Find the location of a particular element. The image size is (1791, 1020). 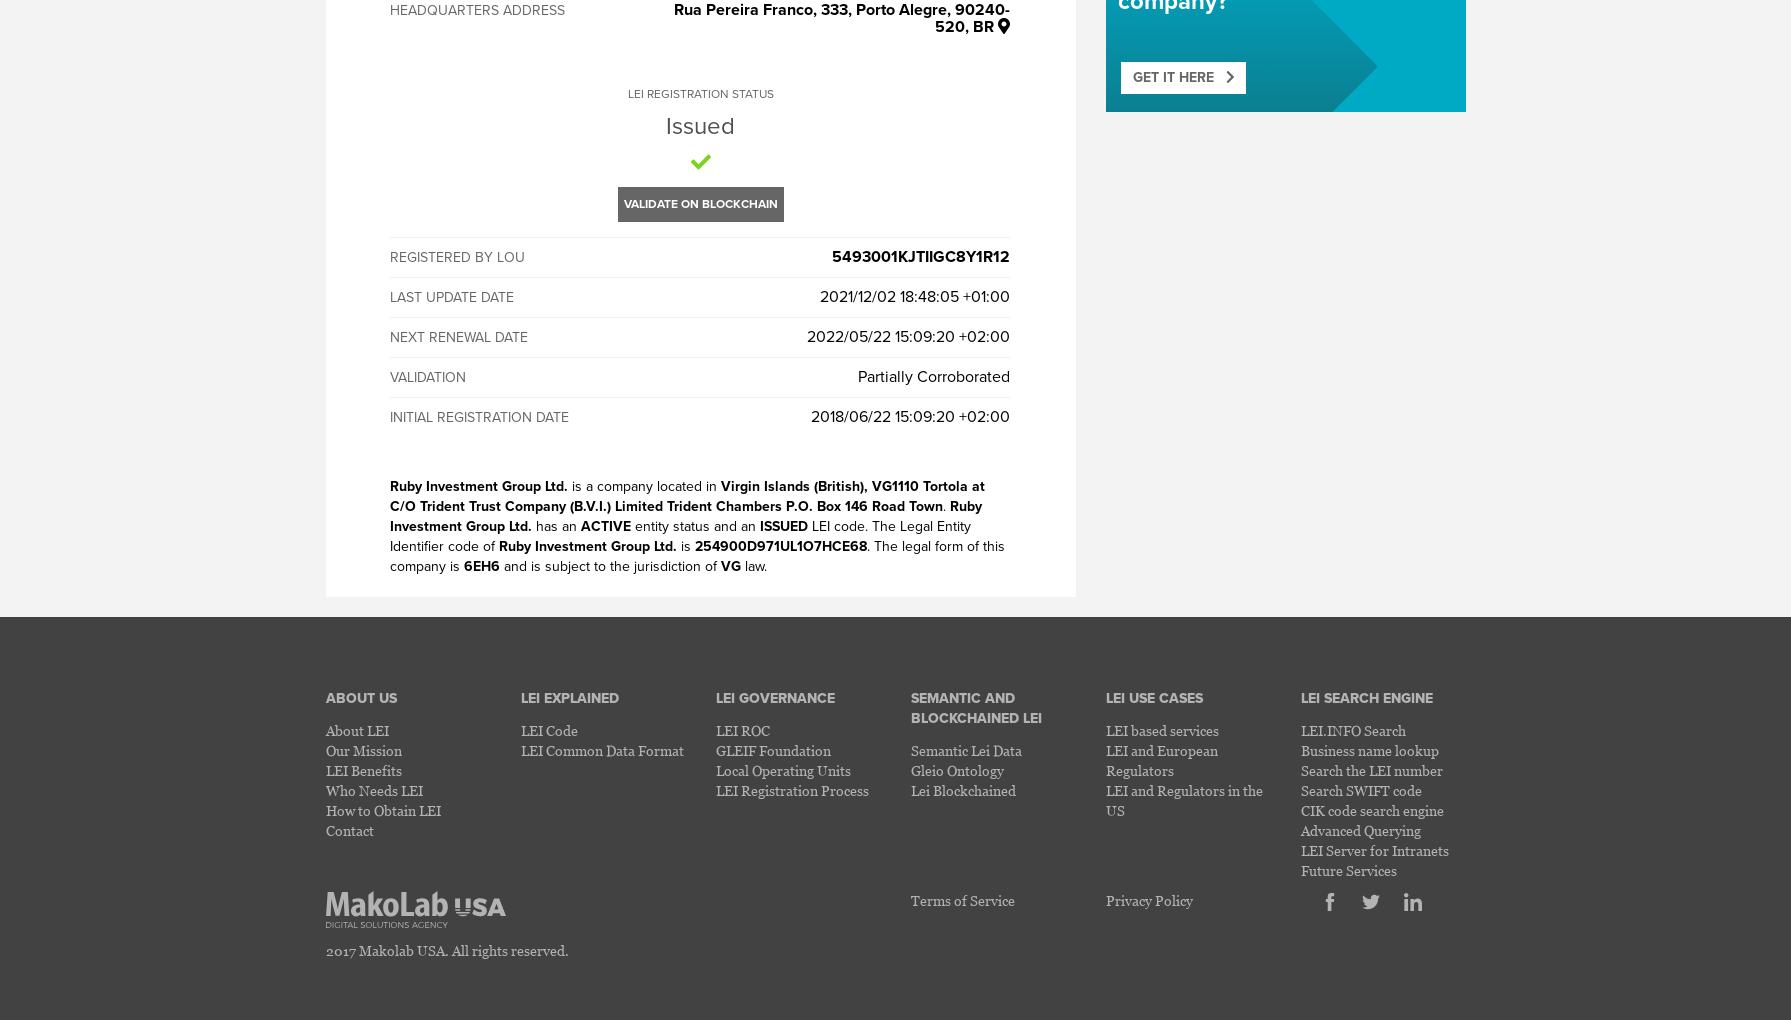

'Search SWIFT code' is located at coordinates (1359, 789).